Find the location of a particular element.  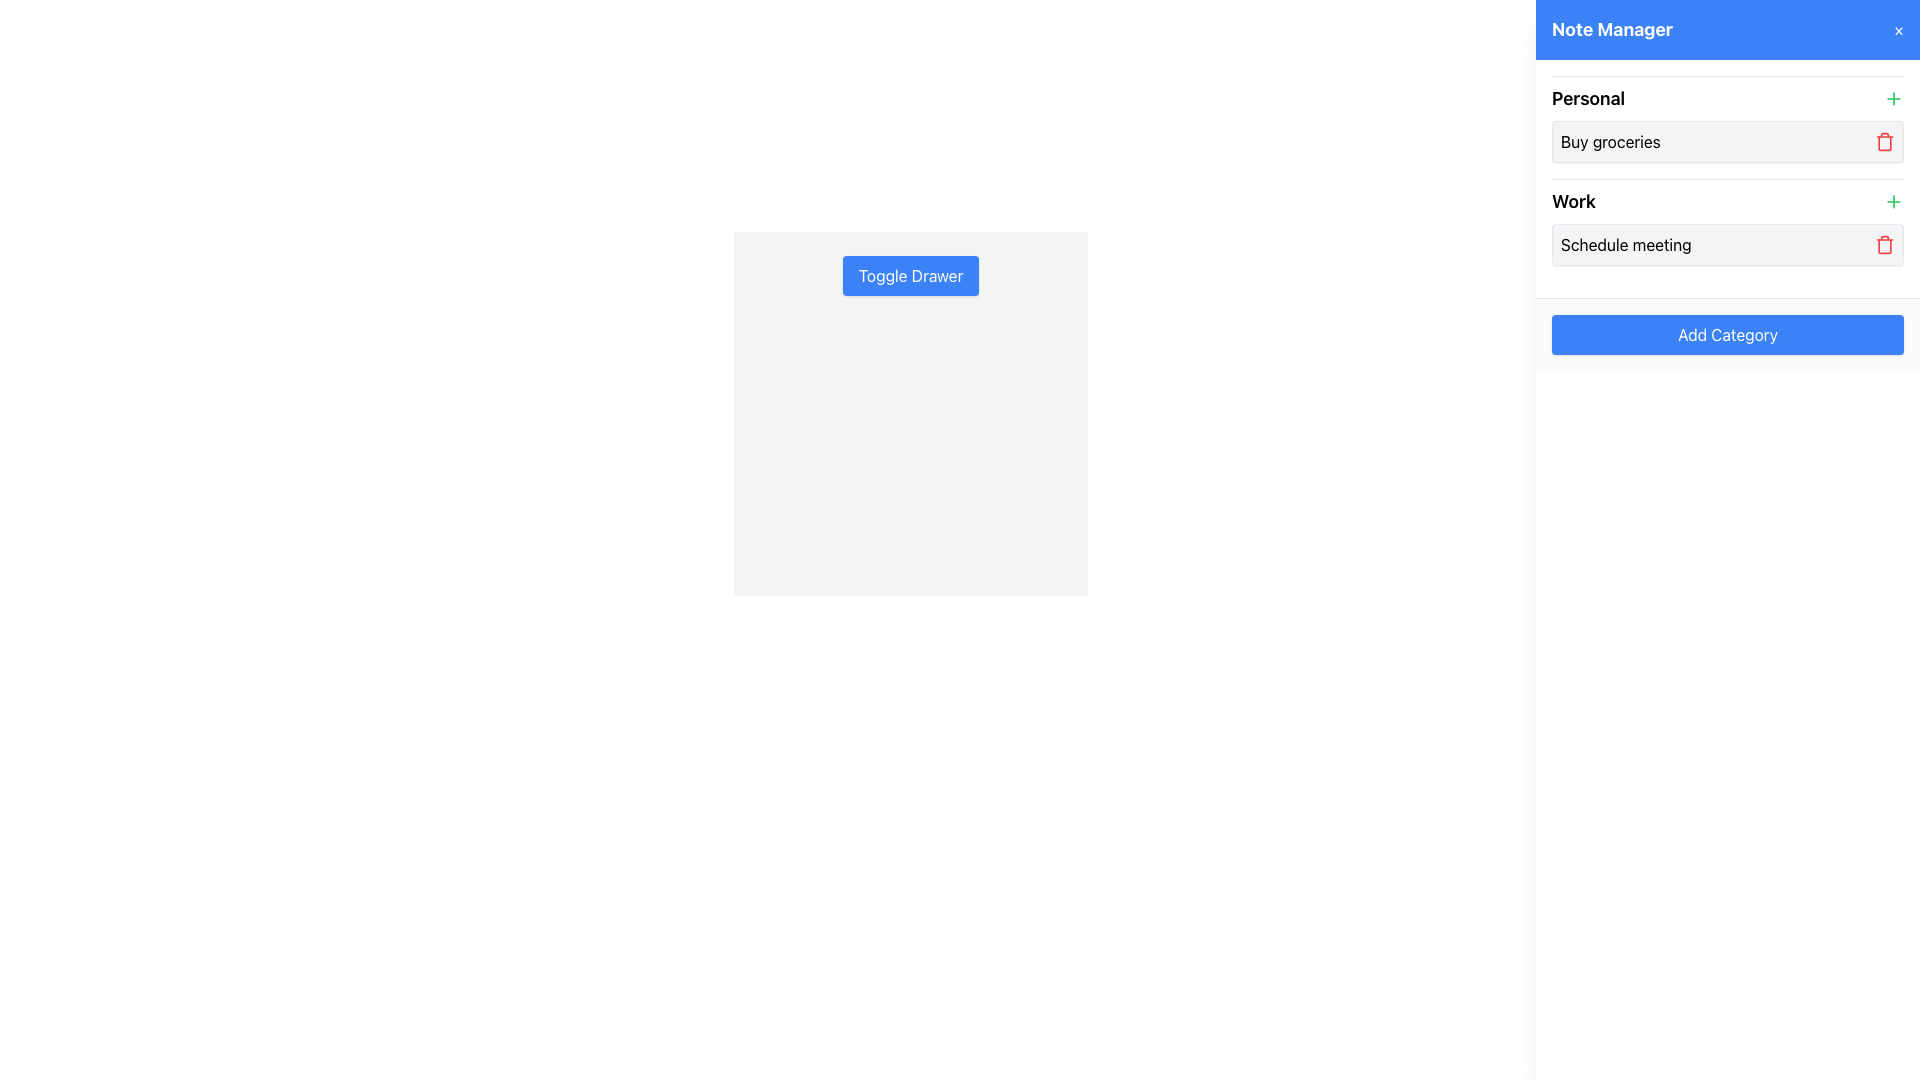

the delete button icon for the 'Buy groceries' task in the 'Personal' category within the 'Note Manager' interface is located at coordinates (1884, 141).